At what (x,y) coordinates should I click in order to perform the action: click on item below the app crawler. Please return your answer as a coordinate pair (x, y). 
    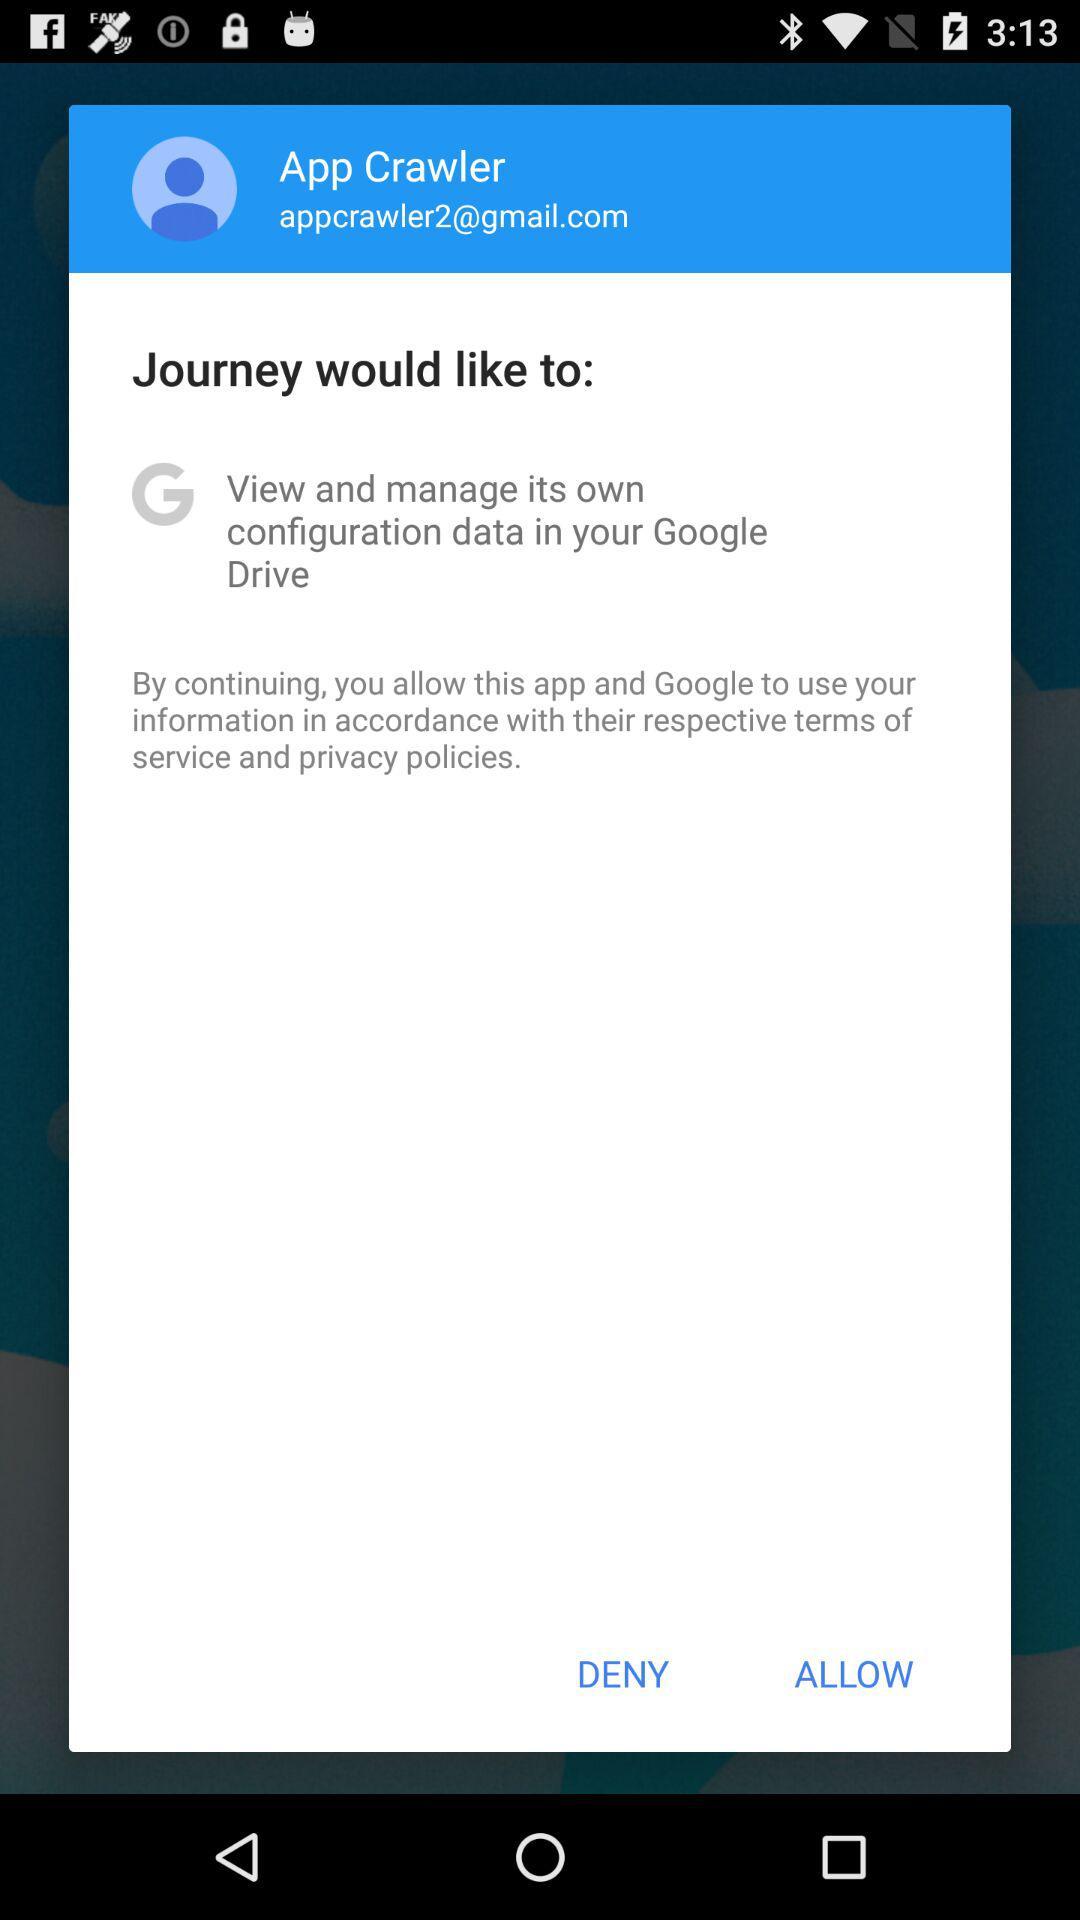
    Looking at the image, I should click on (454, 214).